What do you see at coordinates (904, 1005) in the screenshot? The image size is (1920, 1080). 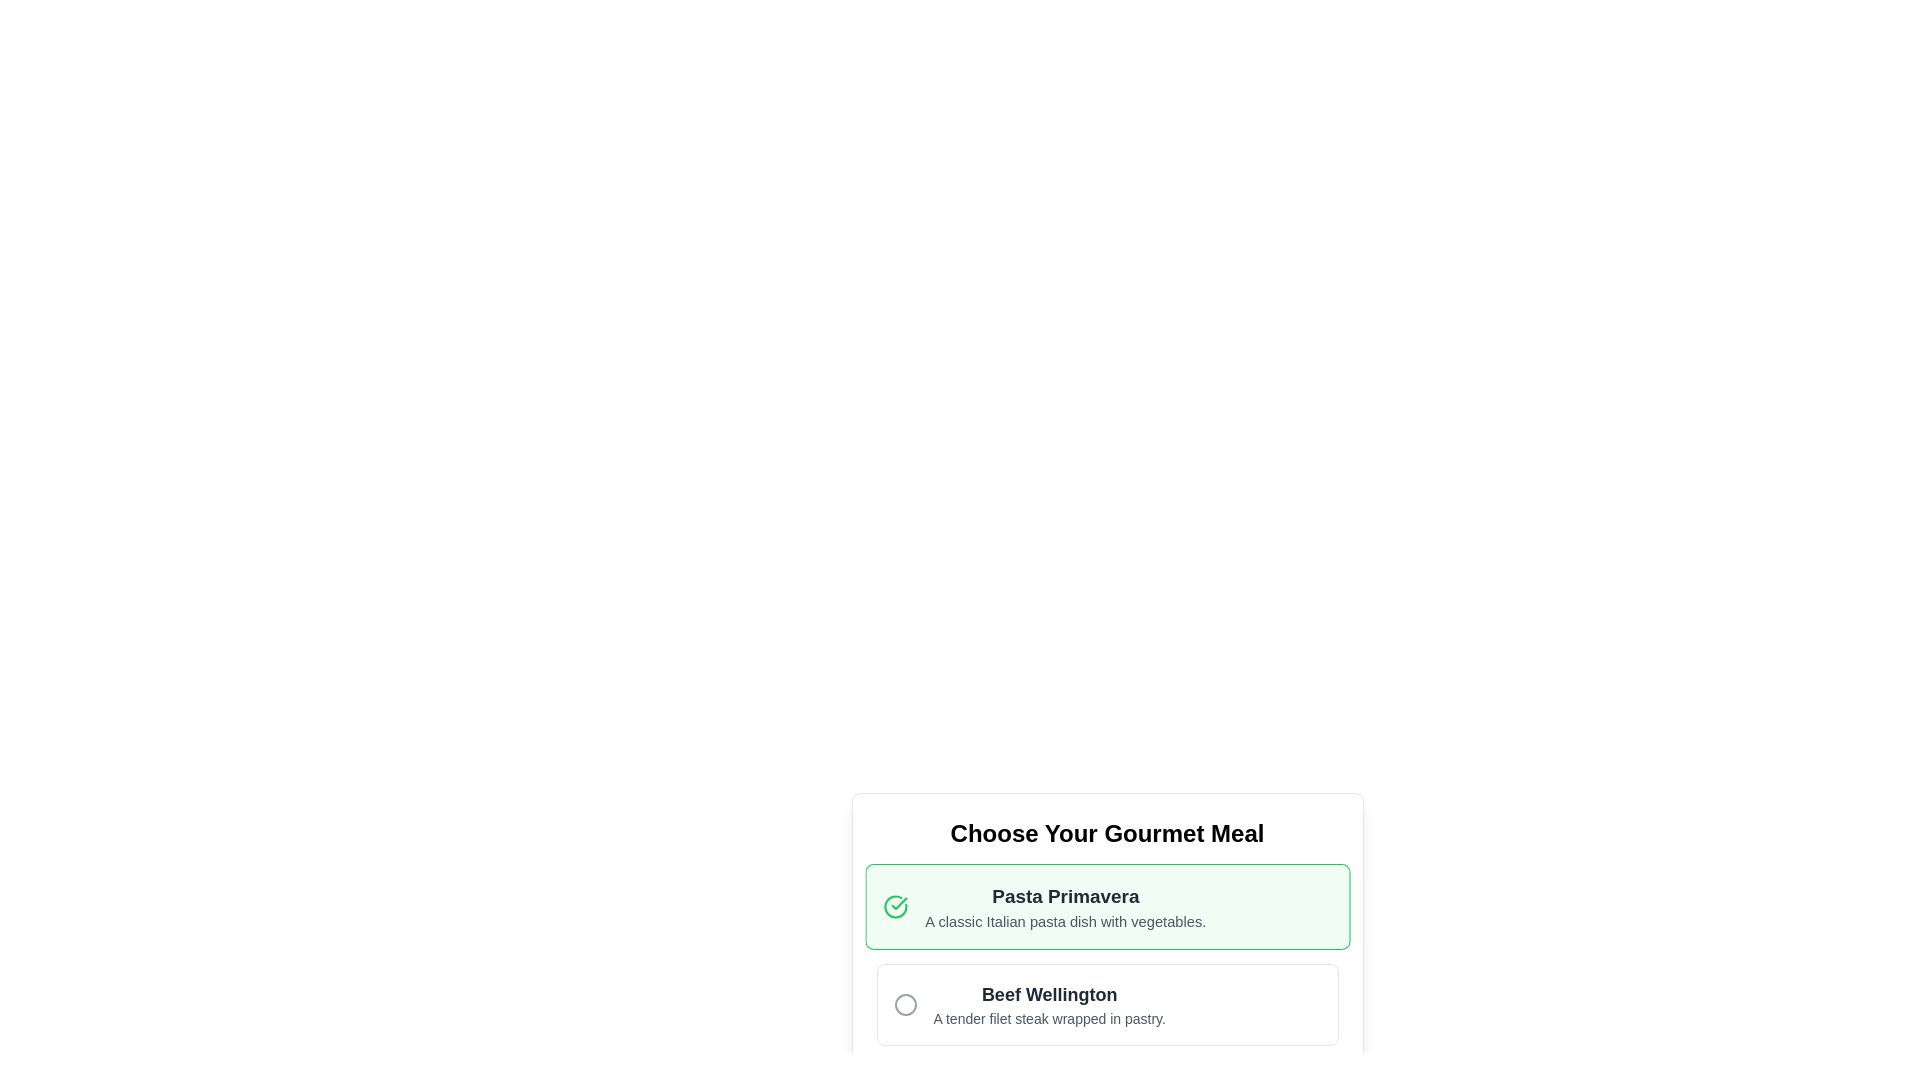 I see `the Circle SVG element located near the 'Beef Wellington' label in the gourmet meal selection section` at bounding box center [904, 1005].